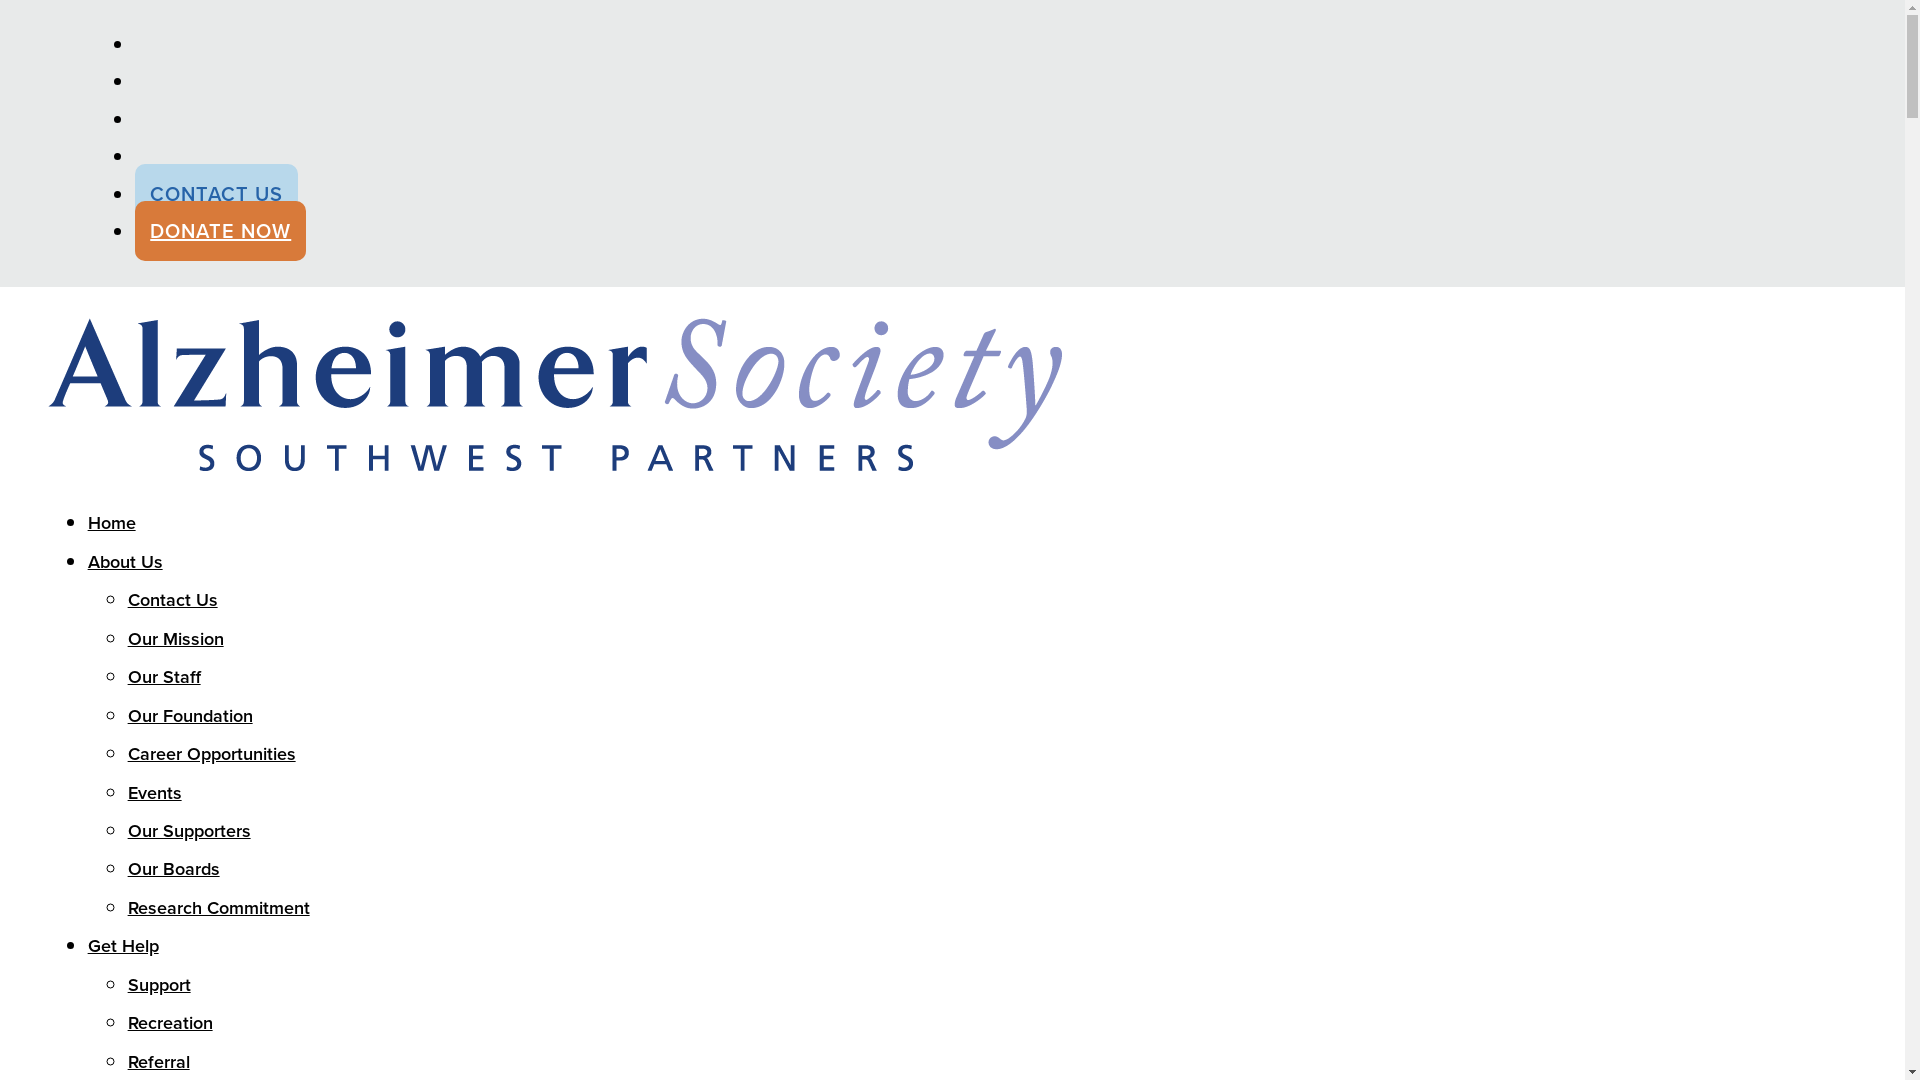 Image resolution: width=1920 pixels, height=1080 pixels. Describe the element at coordinates (122, 945) in the screenshot. I see `'Get Help'` at that location.